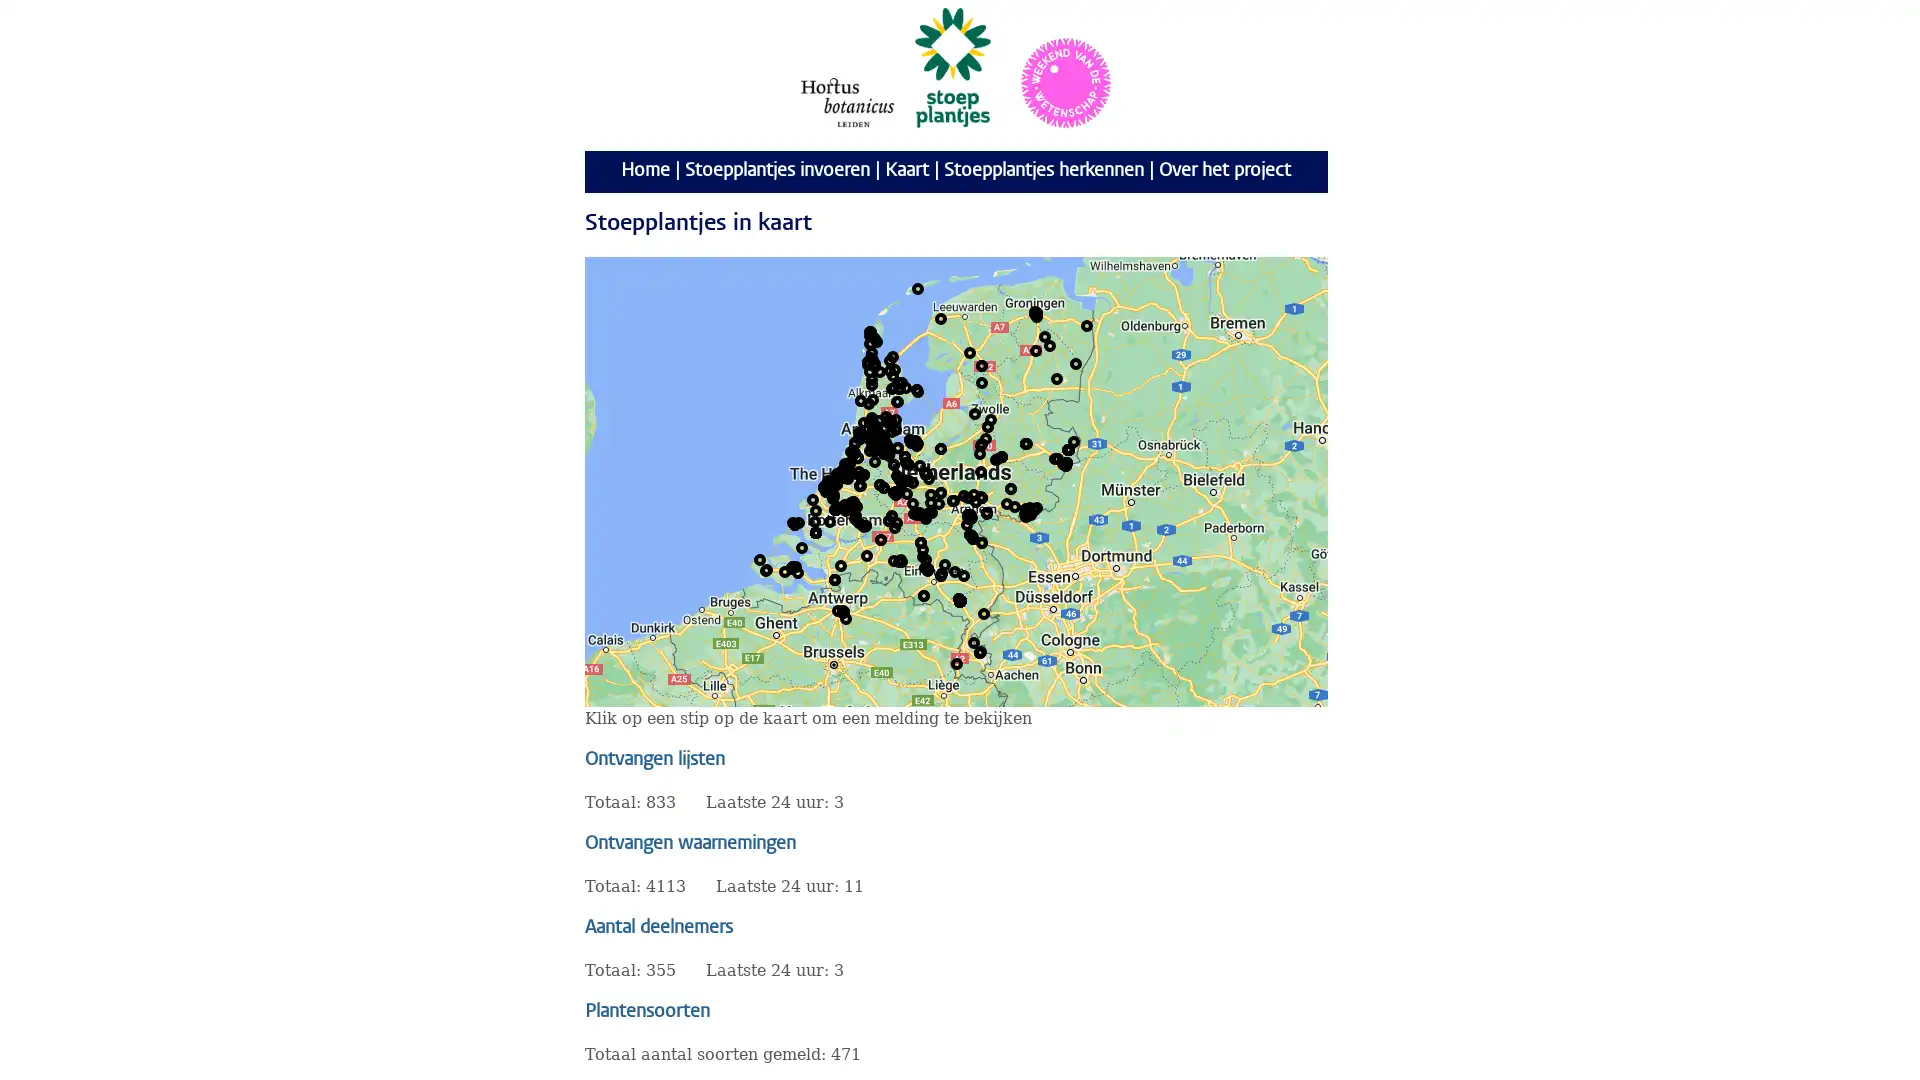 The height and width of the screenshot is (1080, 1920). Describe the element at coordinates (844, 505) in the screenshot. I see `Telling van Josien Hofs op 31 oktober 2021` at that location.